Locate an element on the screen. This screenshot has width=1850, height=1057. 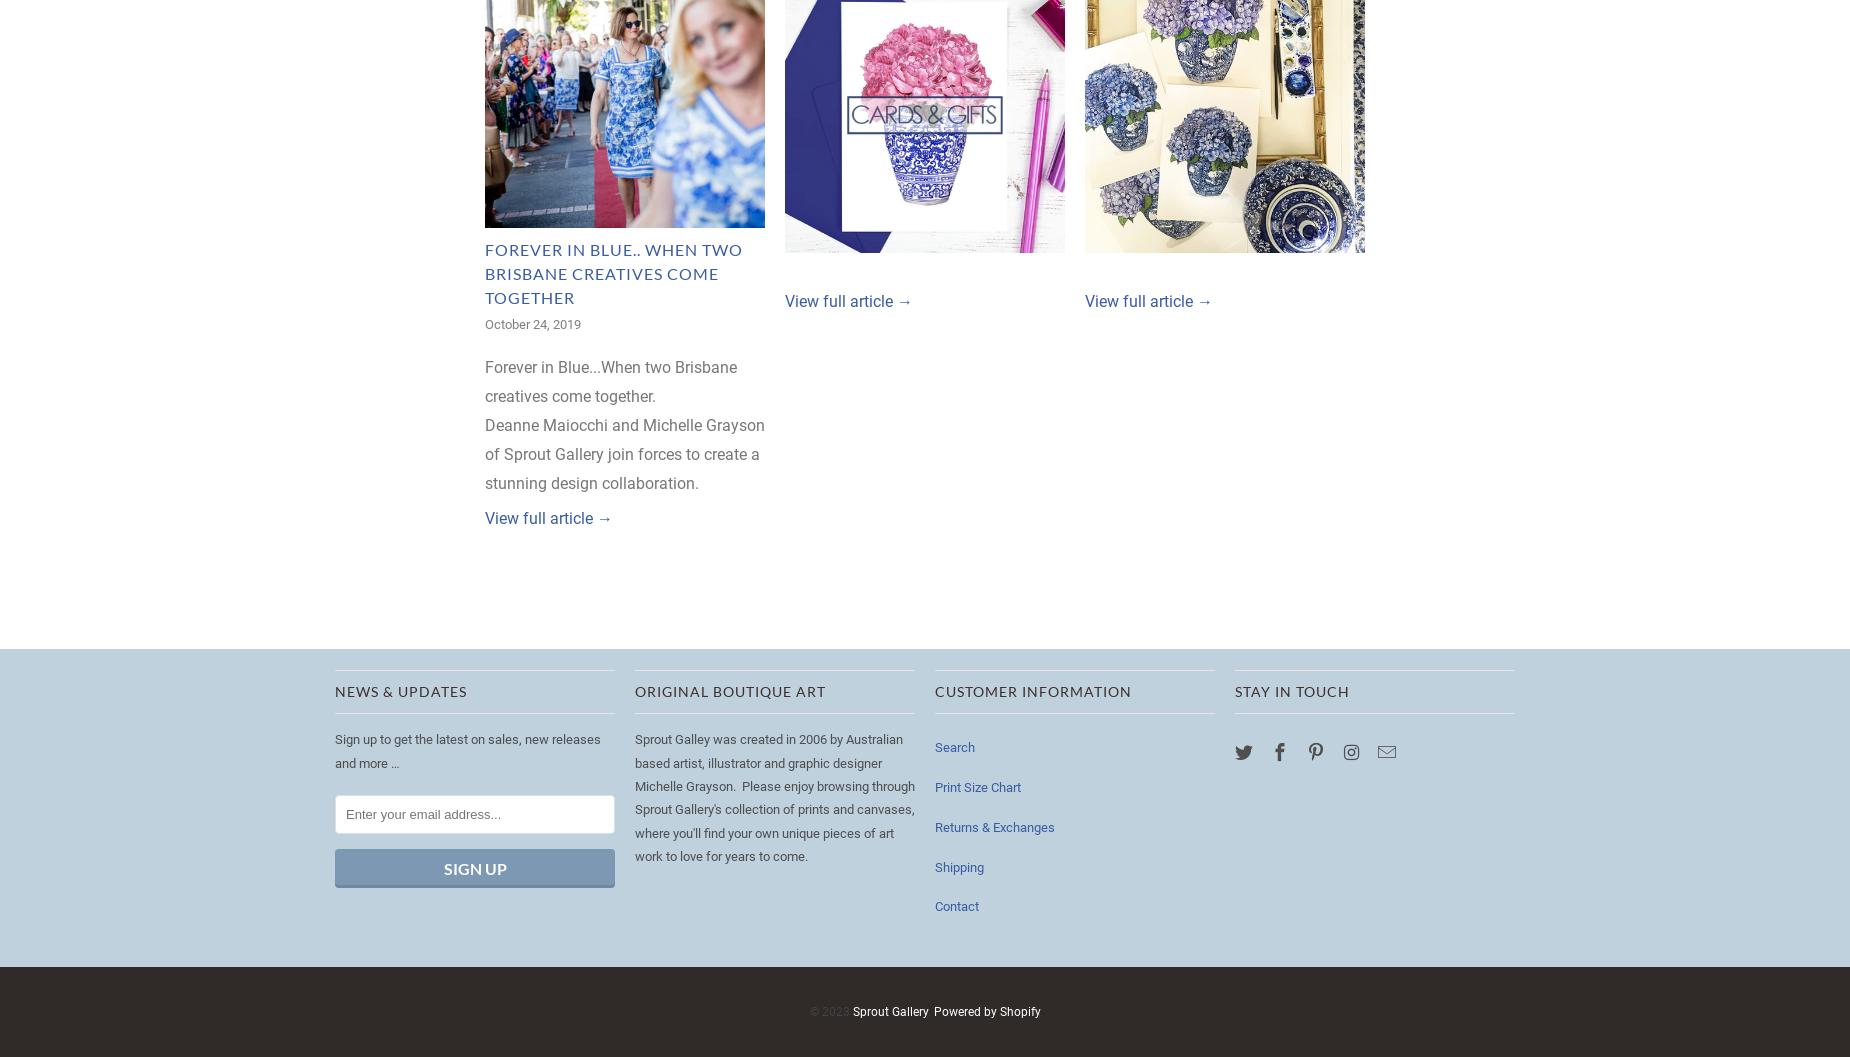
'Sign up to get the latest on sales, new releases and more …' is located at coordinates (468, 749).